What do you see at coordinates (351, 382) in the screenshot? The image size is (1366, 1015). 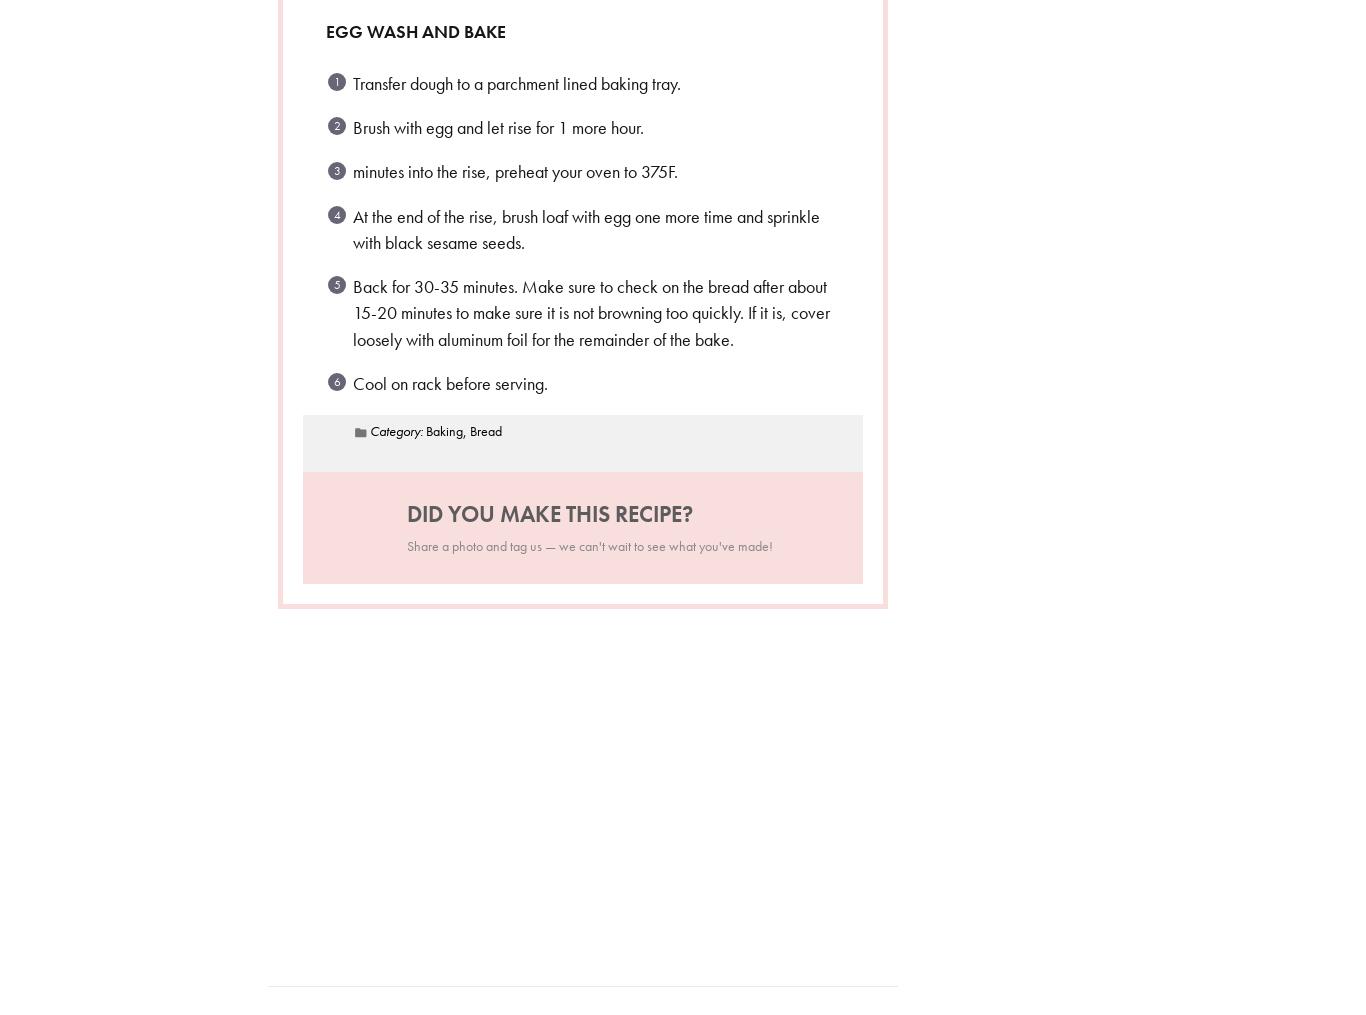 I see `'Cool on rack before serving.'` at bounding box center [351, 382].